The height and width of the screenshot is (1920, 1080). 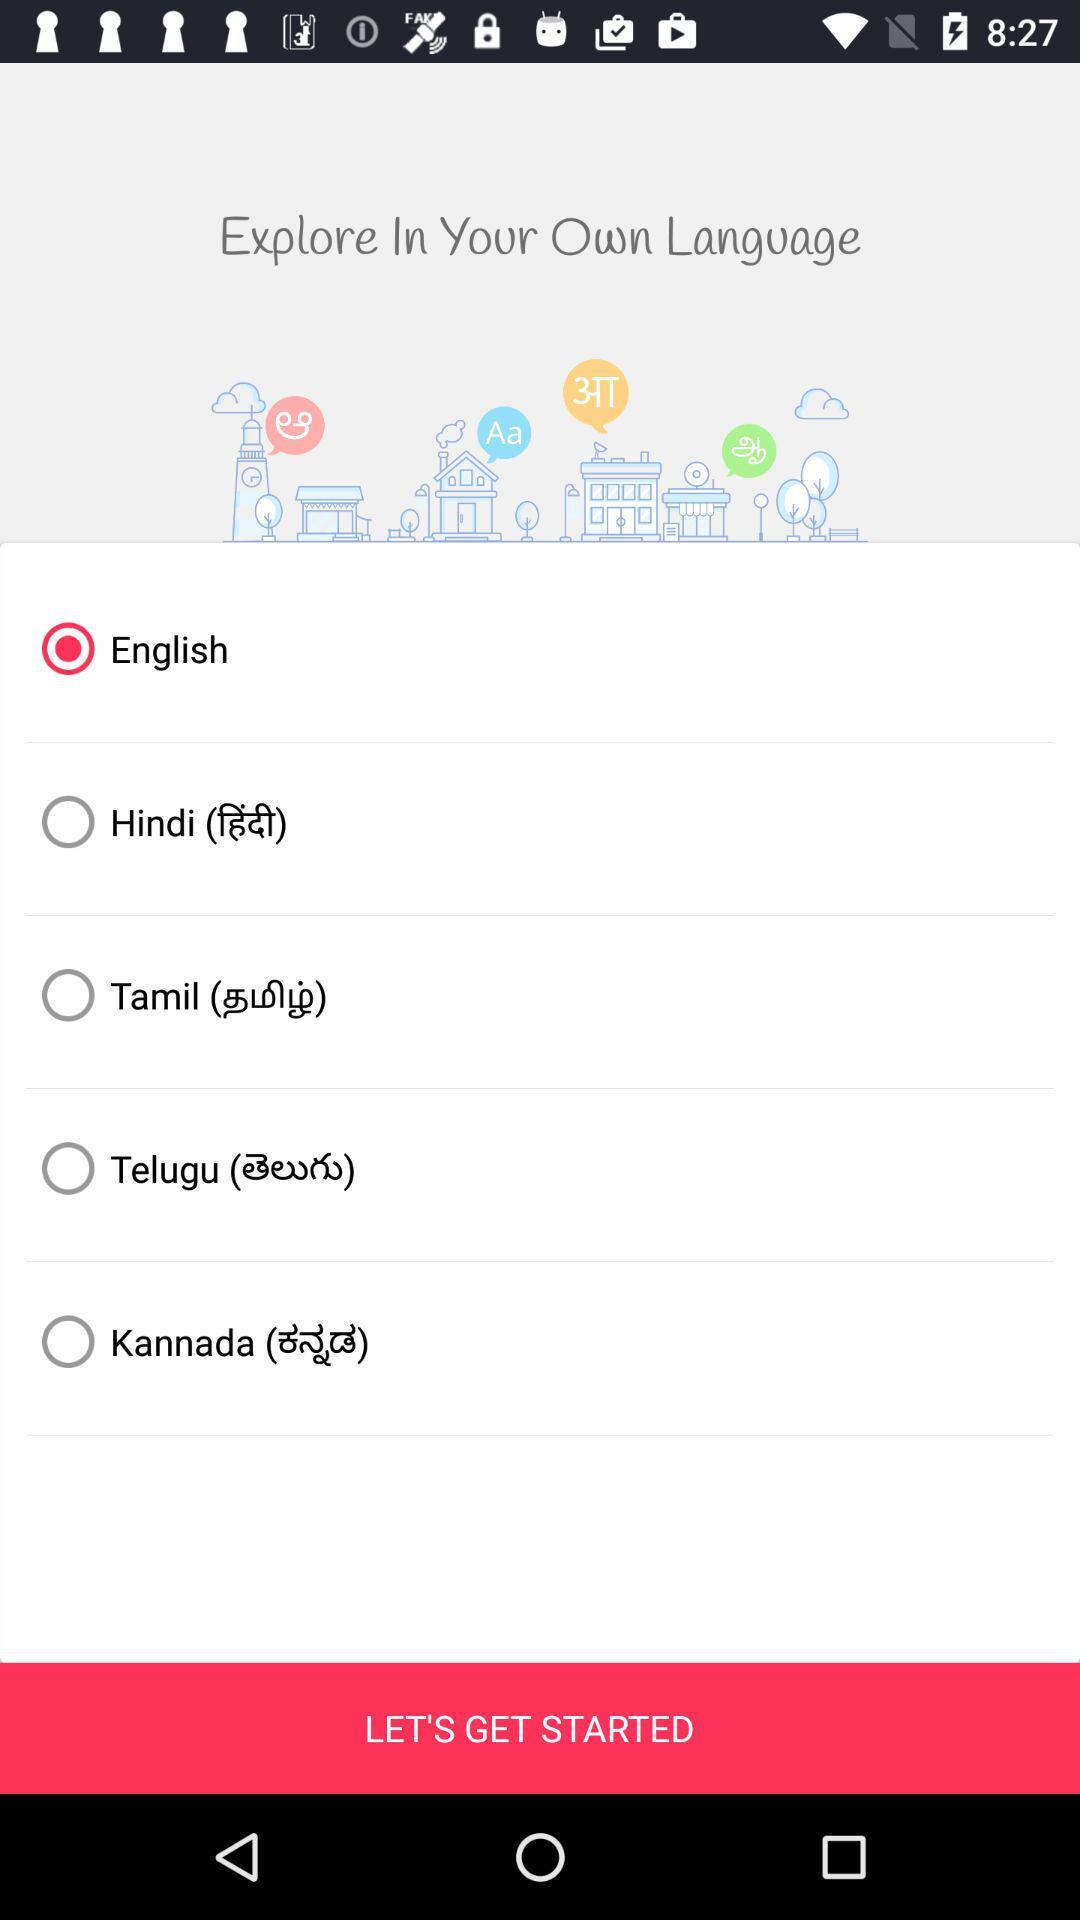 I want to click on the english item, so click(x=540, y=648).